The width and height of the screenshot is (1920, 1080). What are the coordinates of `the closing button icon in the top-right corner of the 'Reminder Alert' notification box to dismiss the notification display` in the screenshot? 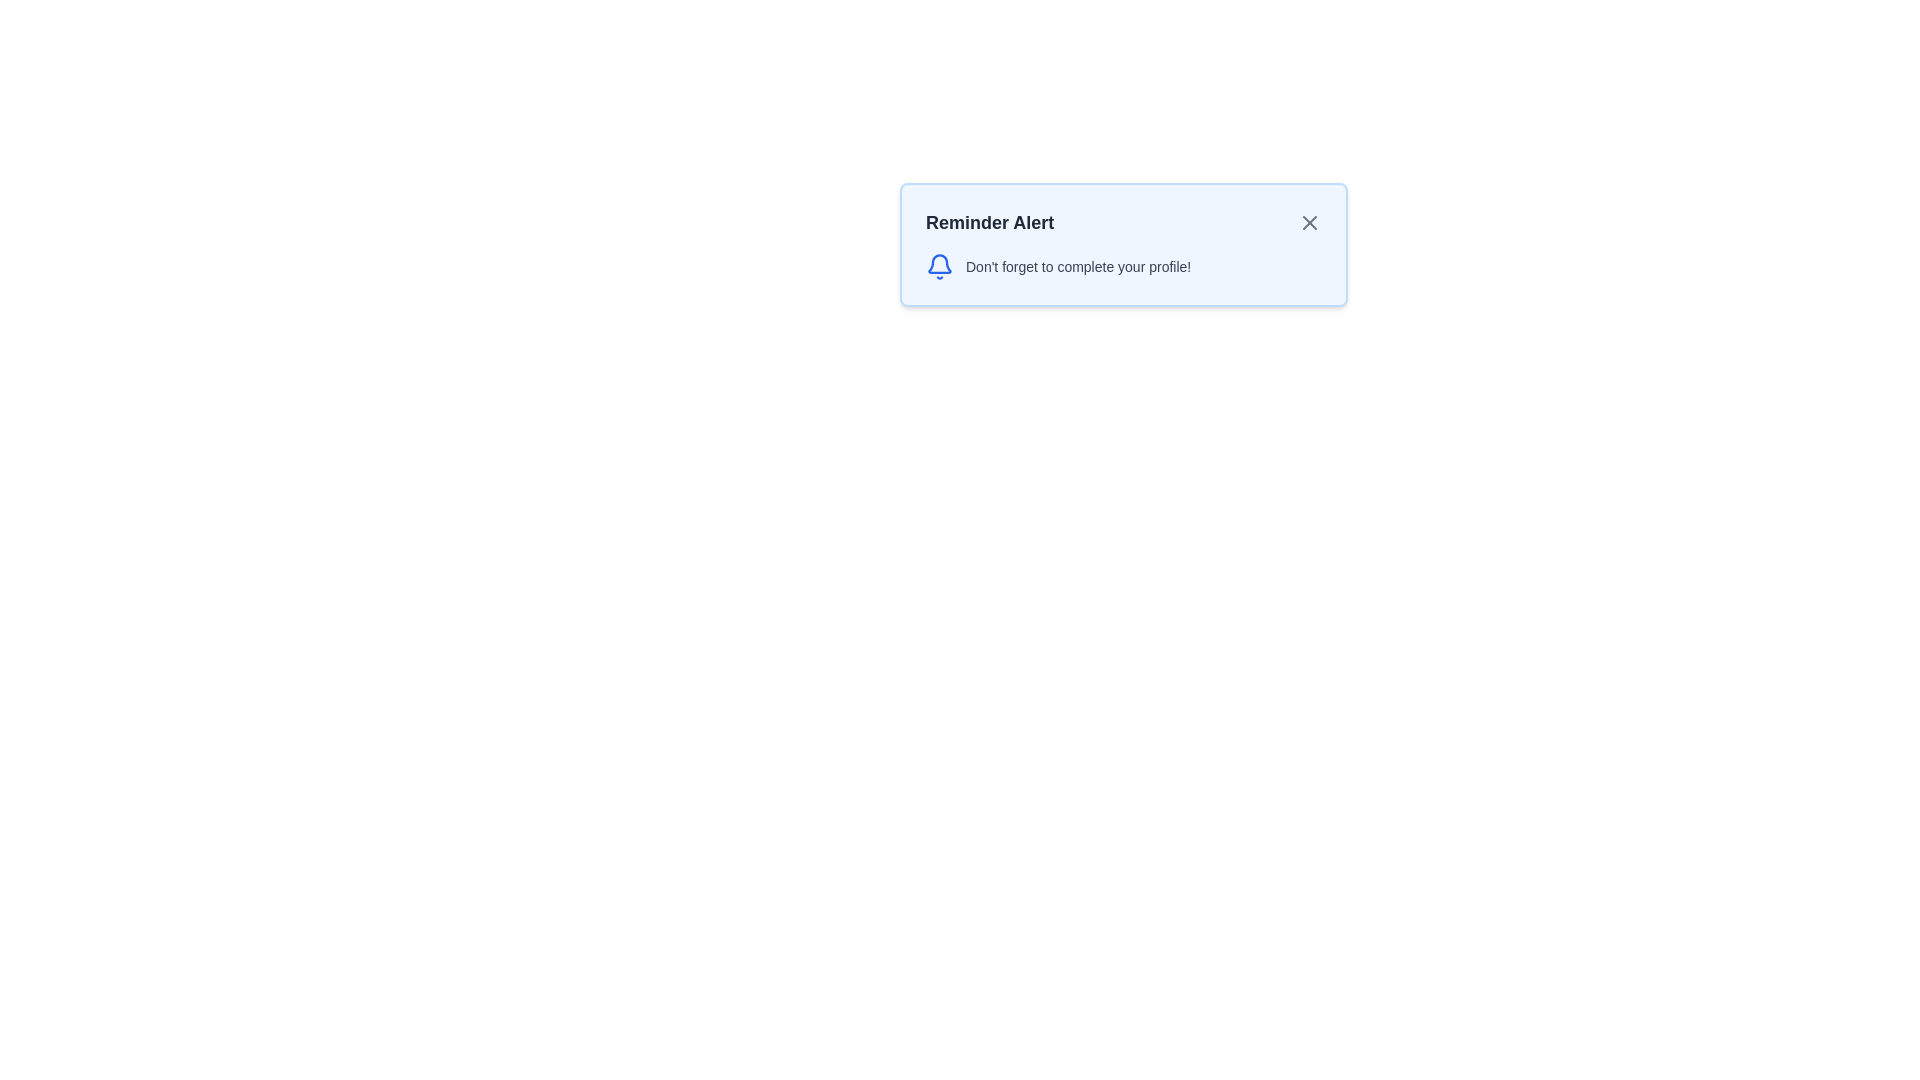 It's located at (1310, 223).